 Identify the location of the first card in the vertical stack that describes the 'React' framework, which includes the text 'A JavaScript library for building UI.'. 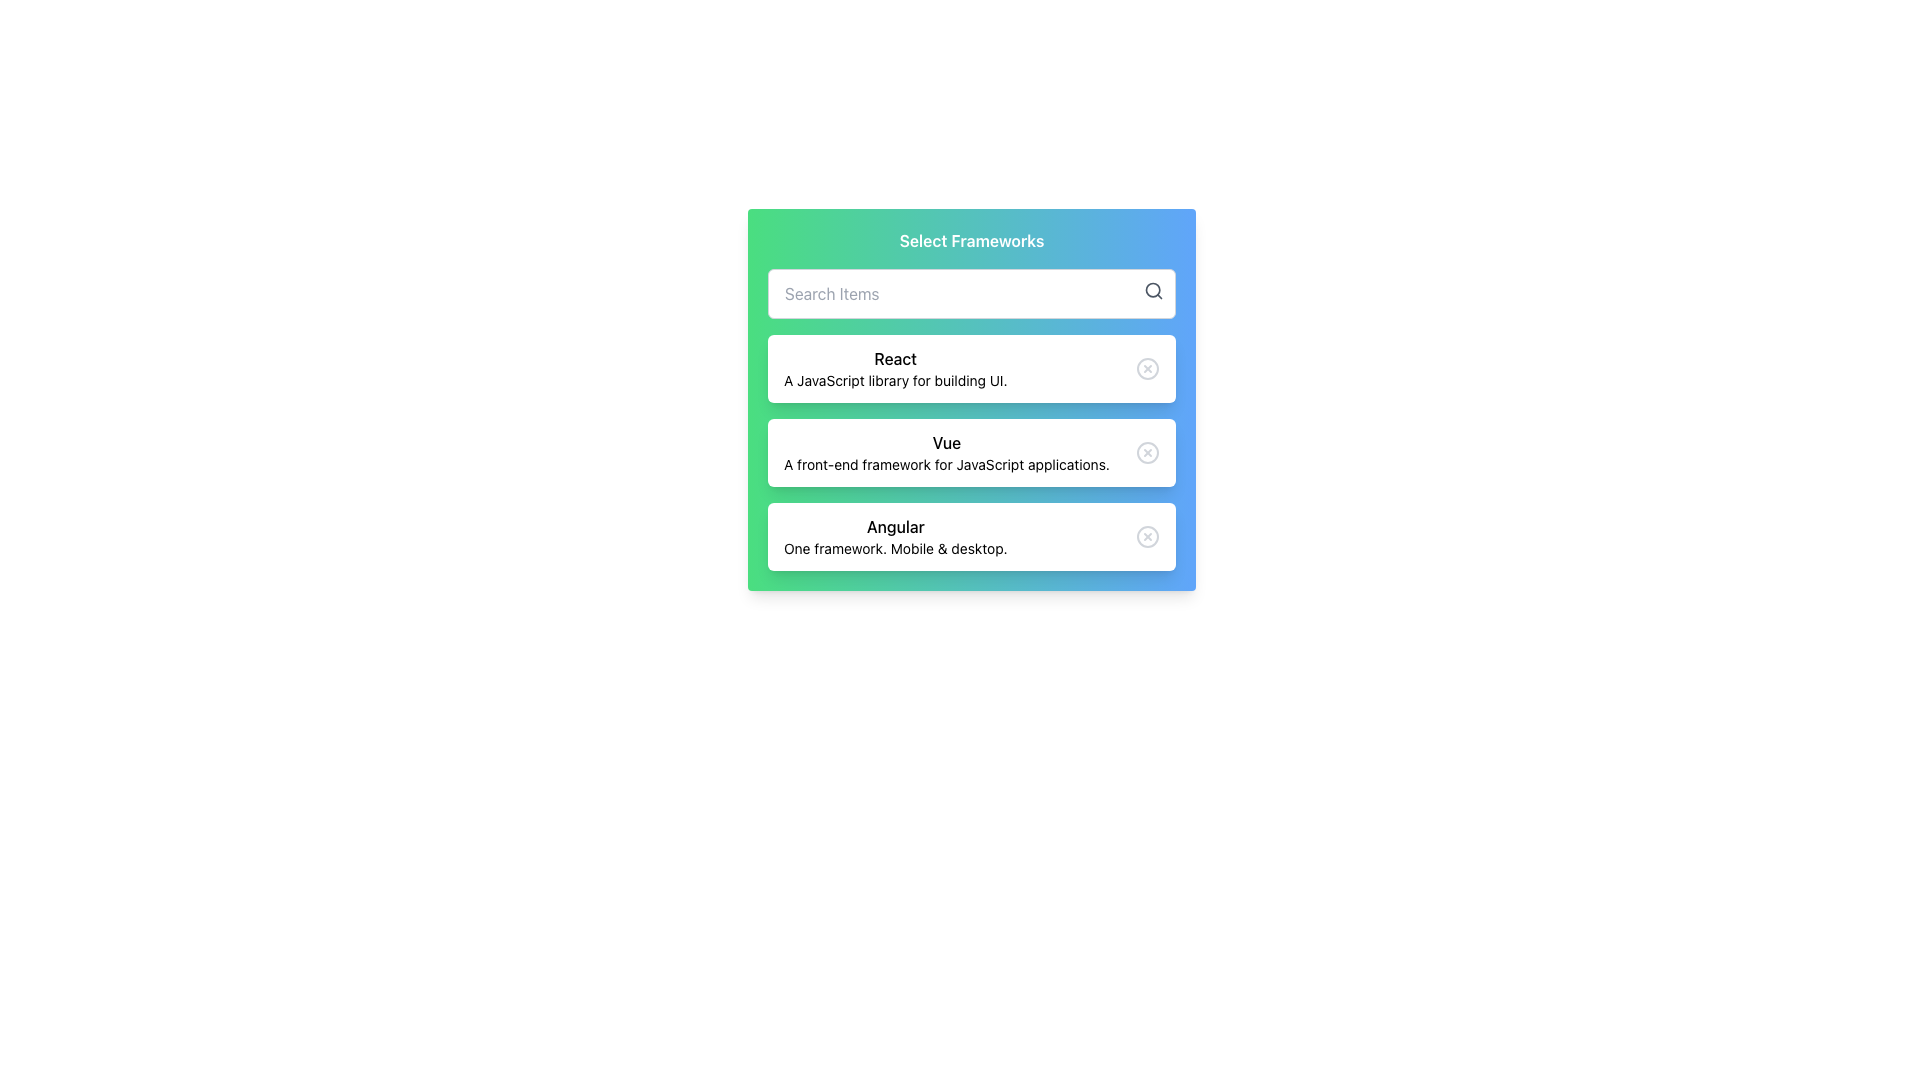
(894, 369).